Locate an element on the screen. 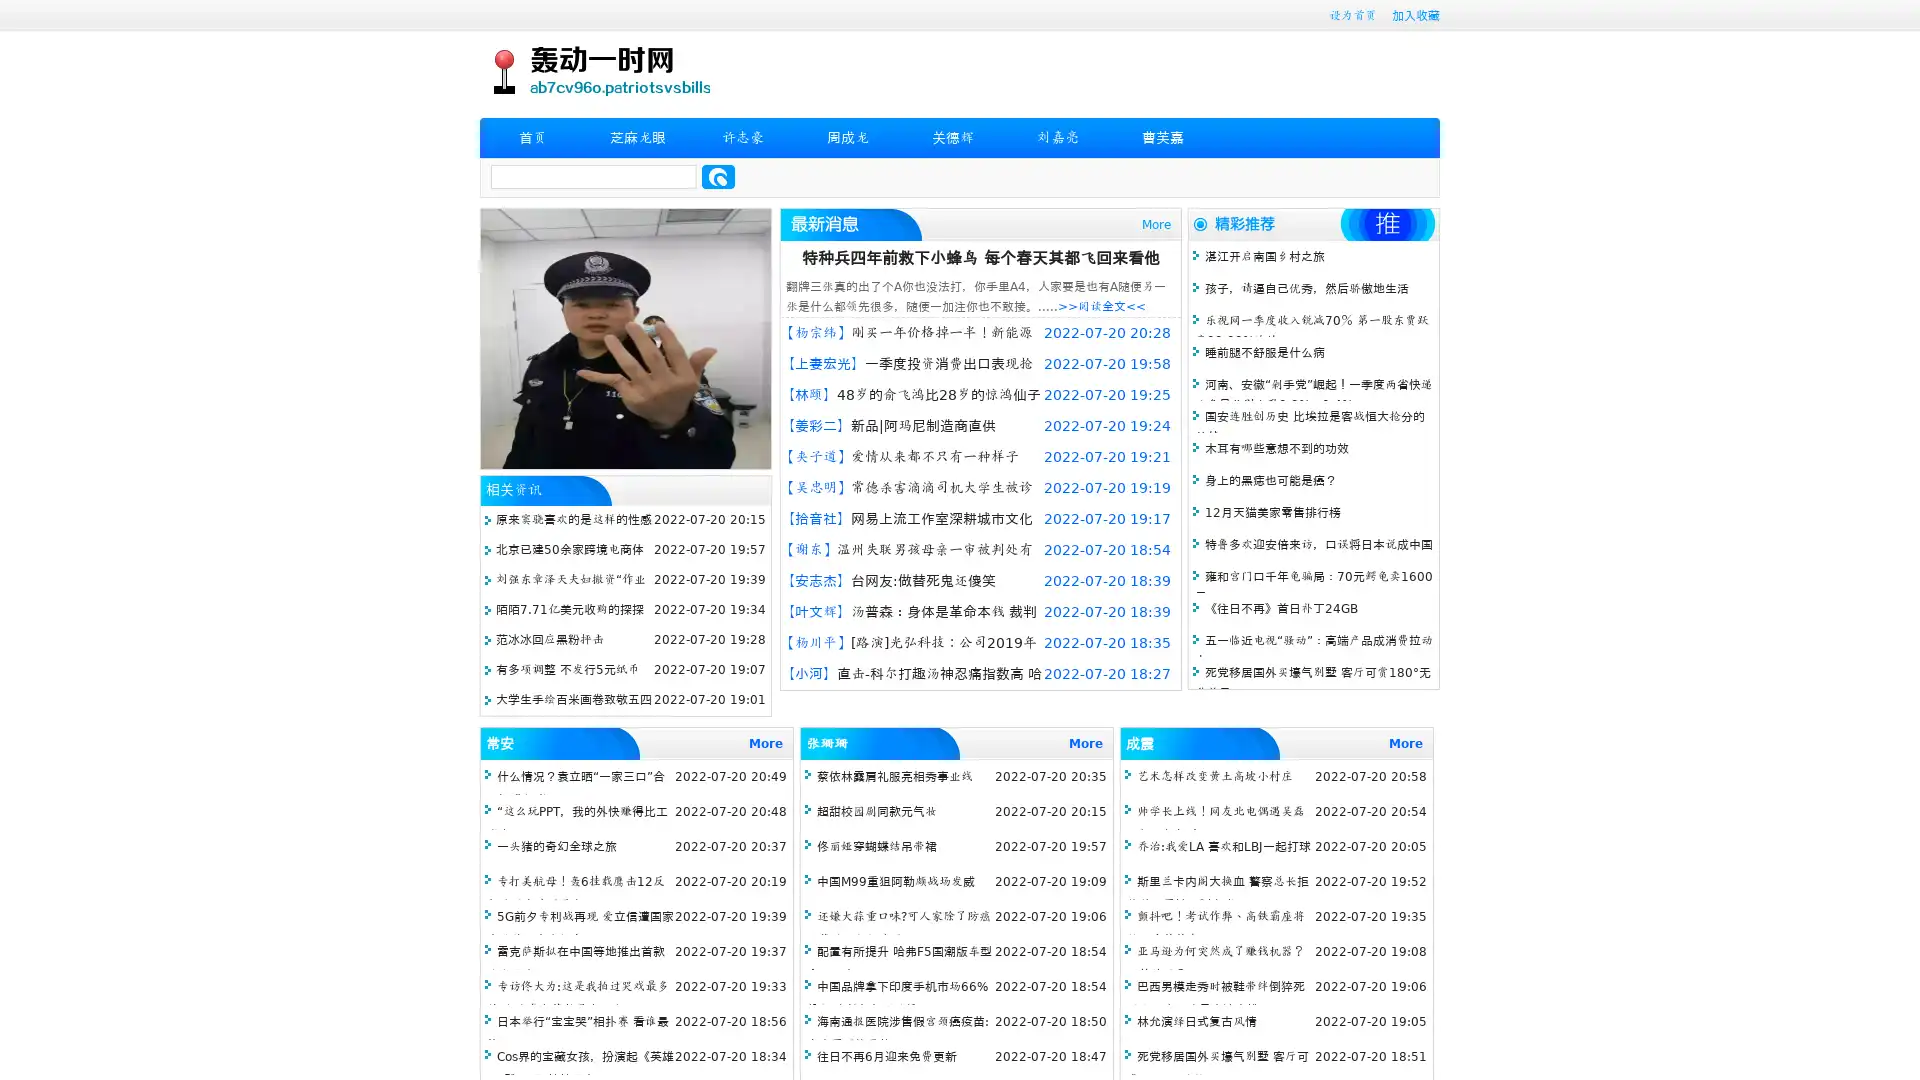 The image size is (1920, 1080). Search is located at coordinates (718, 176).